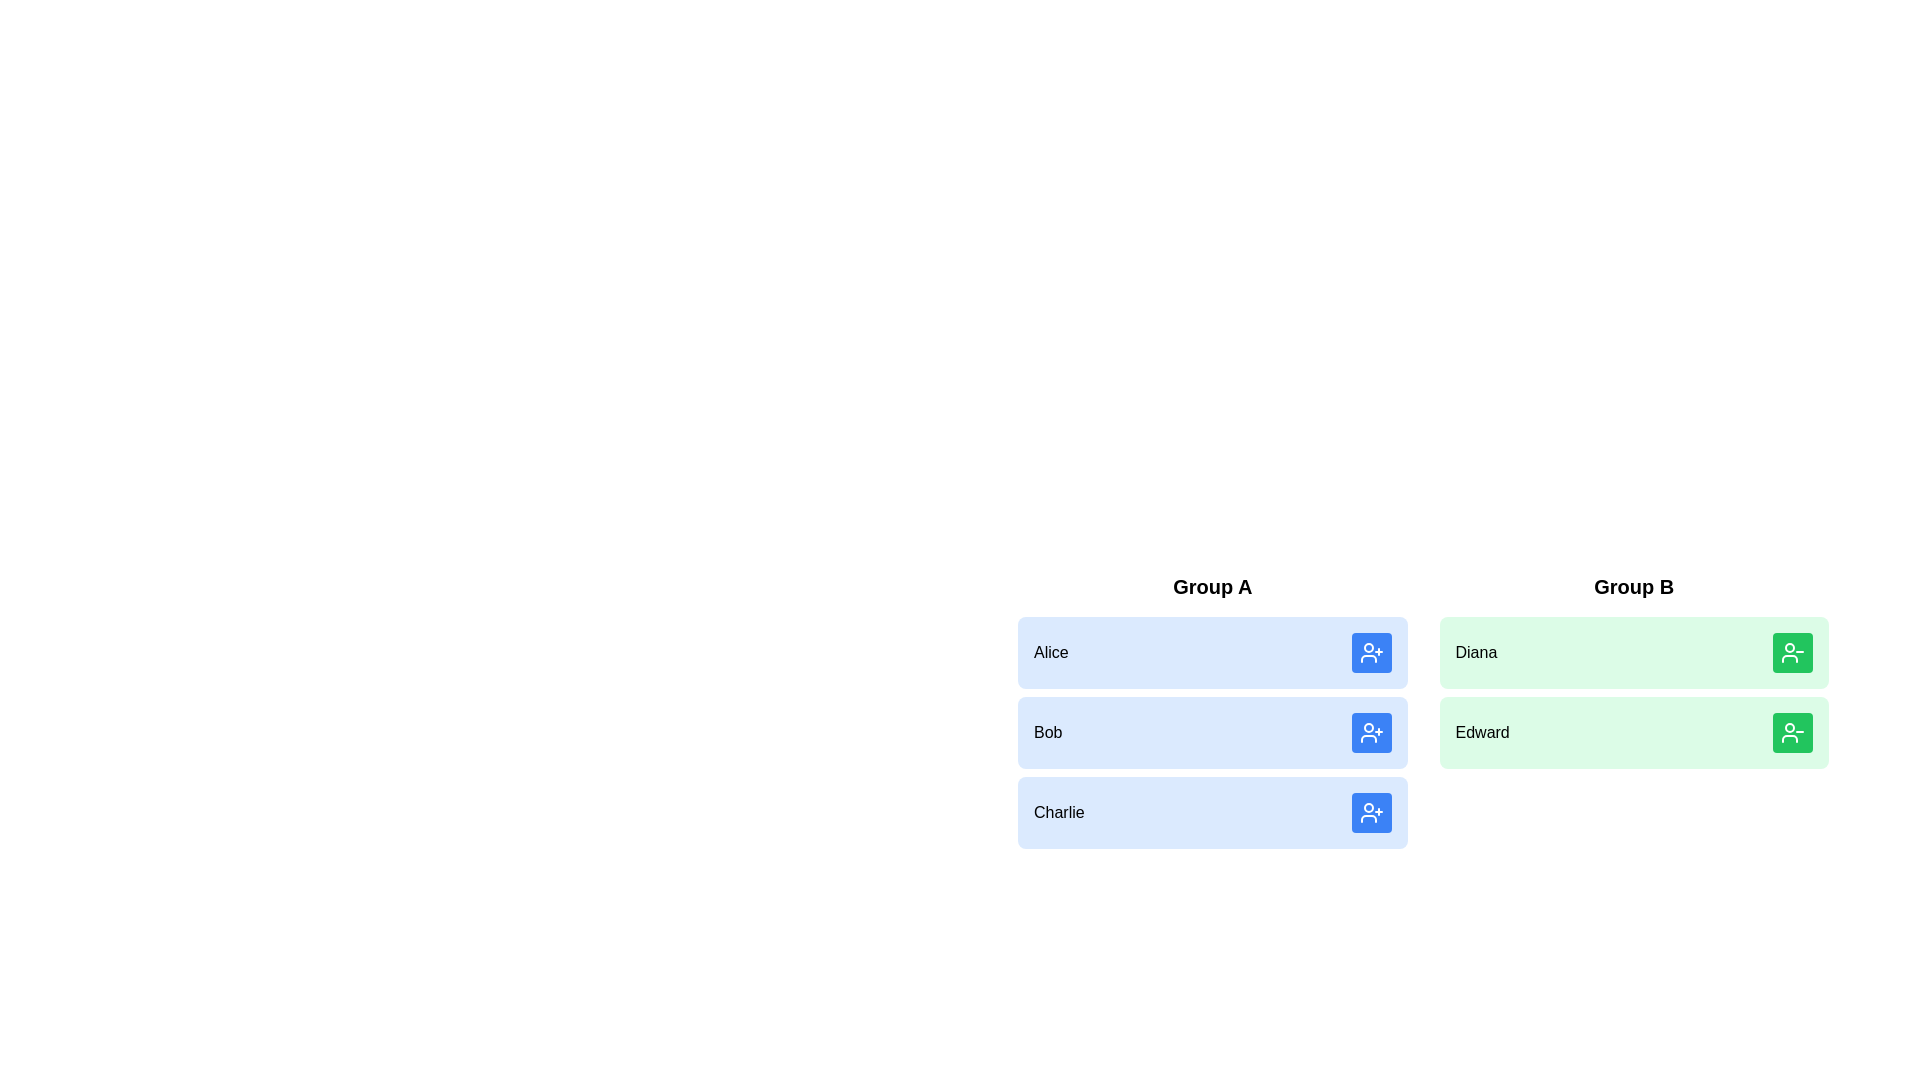 The image size is (1920, 1080). I want to click on button next to 'Diana' in Group B to transfer her to Group A, so click(1793, 652).